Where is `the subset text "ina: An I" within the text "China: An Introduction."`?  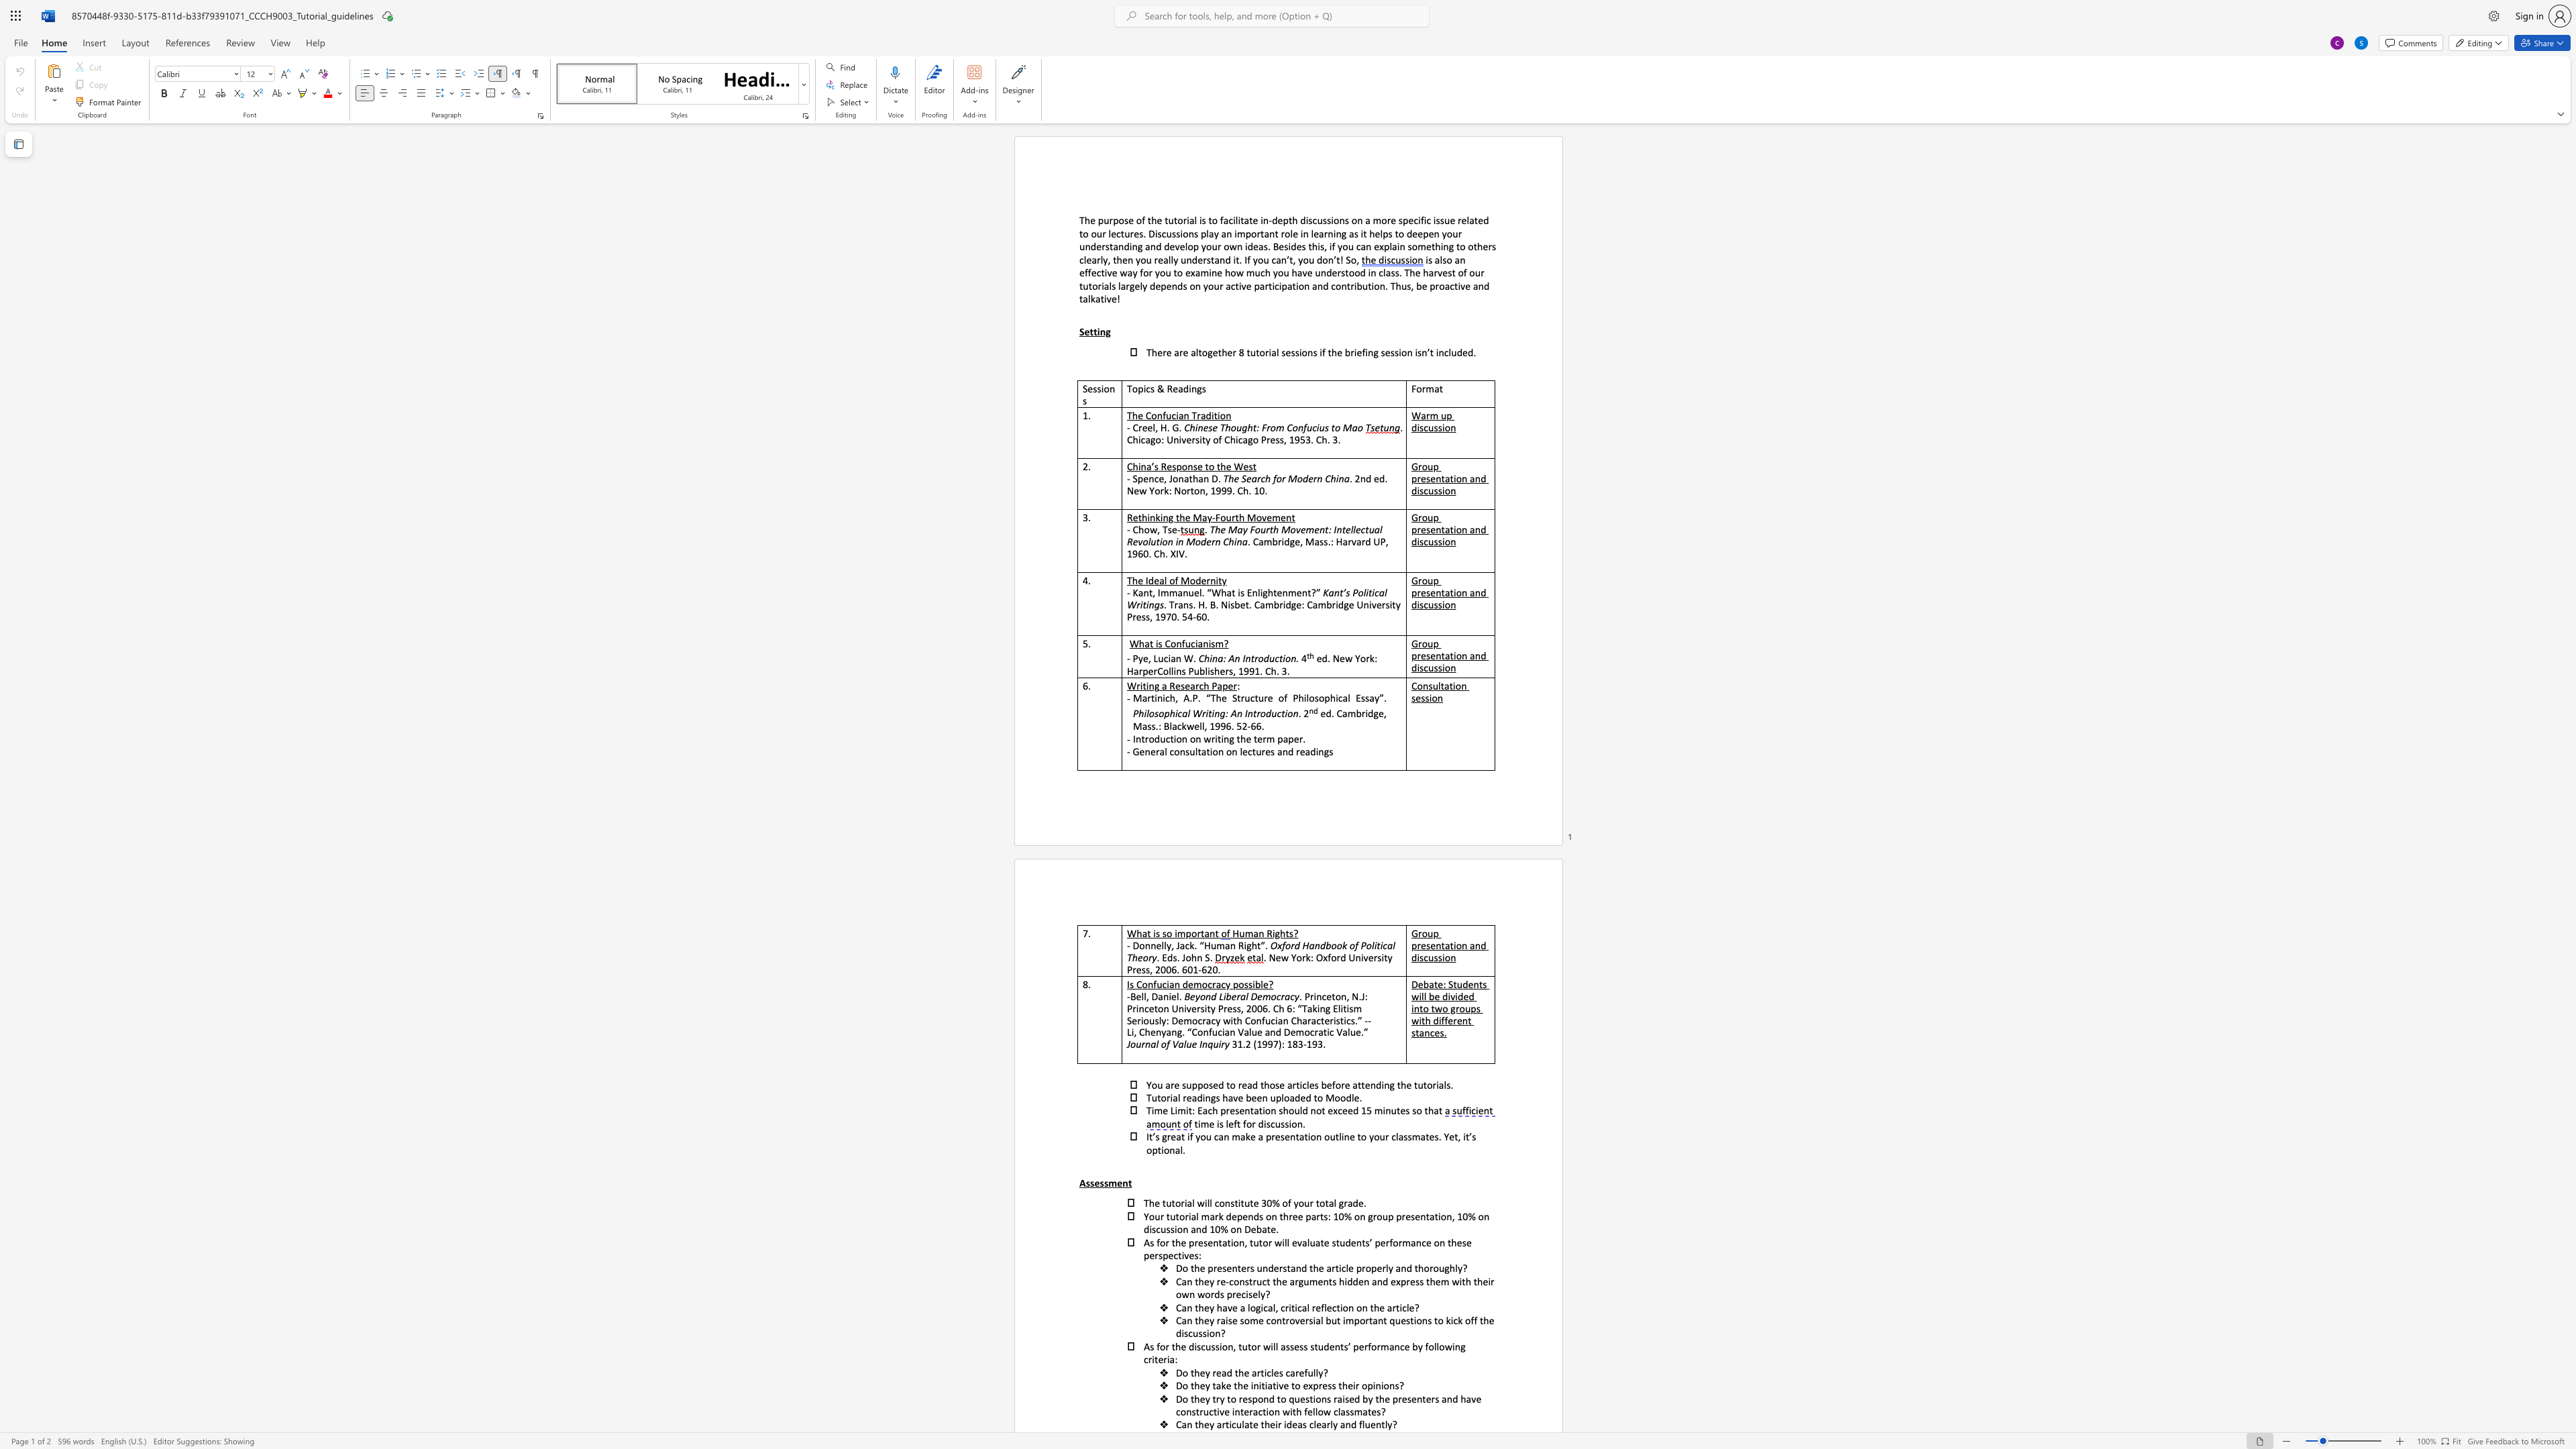 the subset text "ina: An I" within the text "China: An Introduction." is located at coordinates (1210, 658).